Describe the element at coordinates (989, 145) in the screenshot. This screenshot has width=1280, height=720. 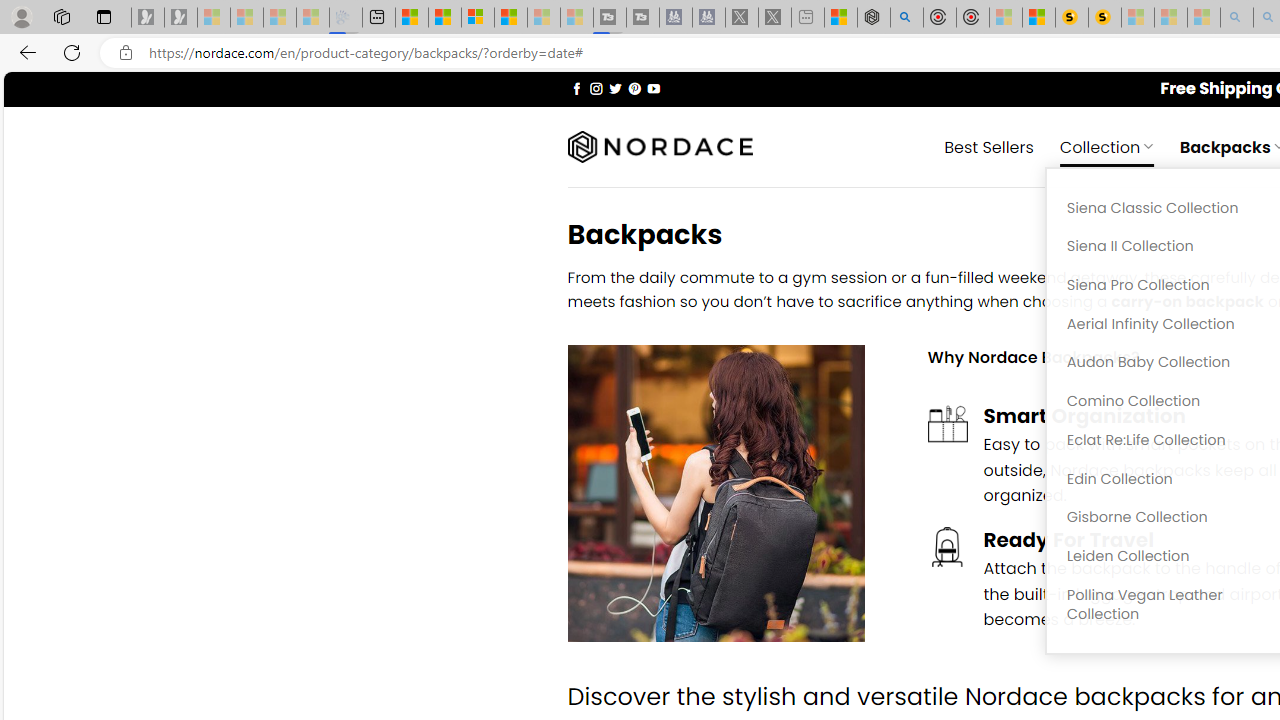
I see `' Best Sellers'` at that location.